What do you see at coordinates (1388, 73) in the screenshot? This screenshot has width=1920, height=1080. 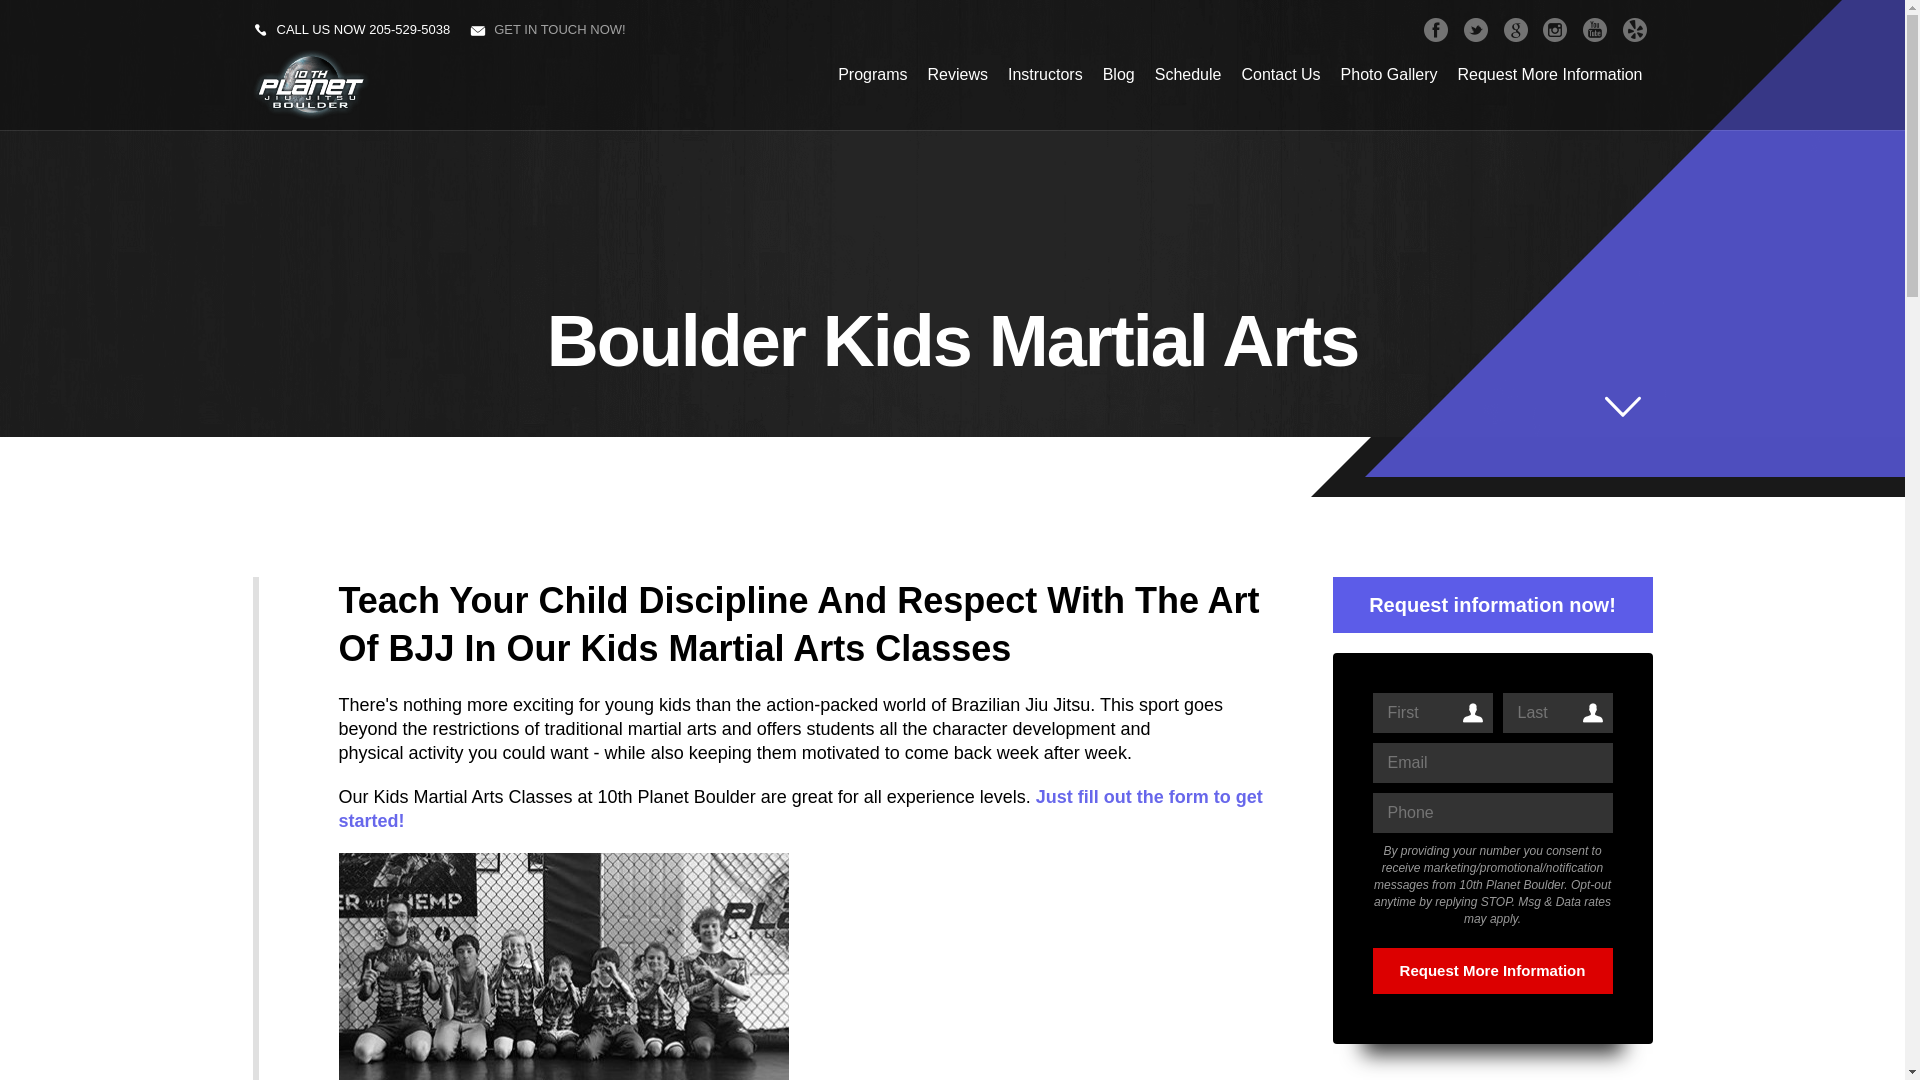 I see `'Photo Gallery'` at bounding box center [1388, 73].